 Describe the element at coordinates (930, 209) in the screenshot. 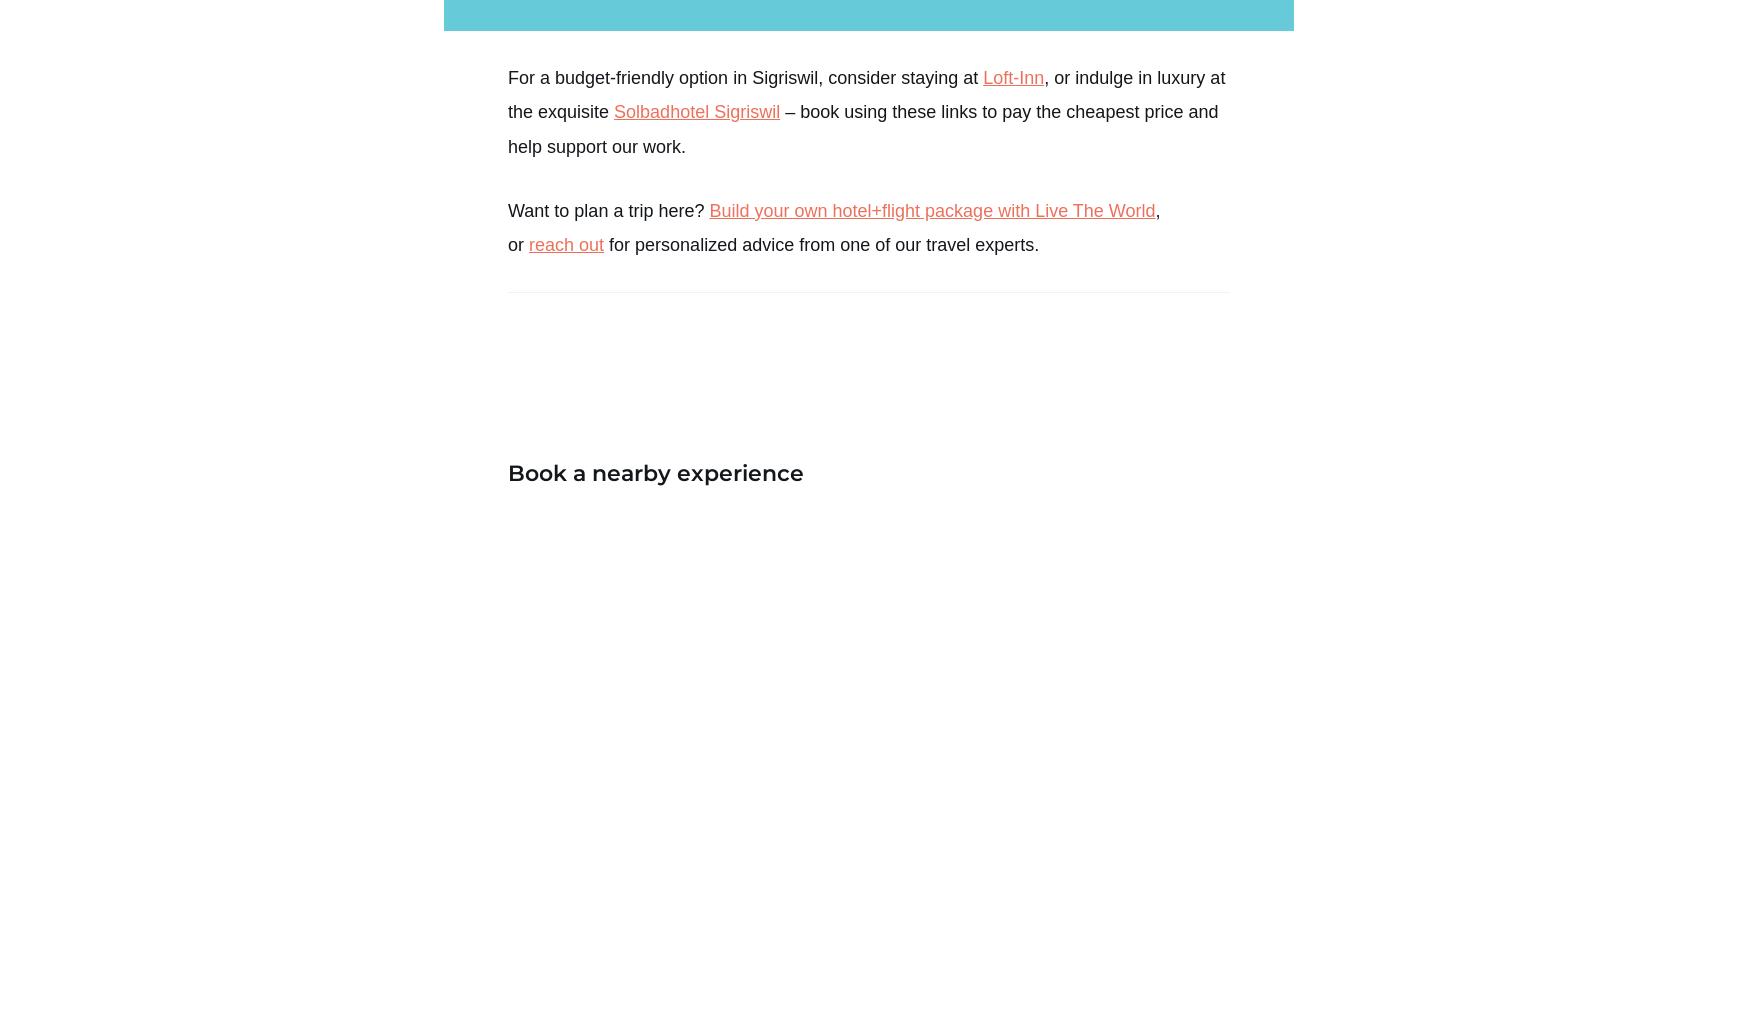

I see `'Build your own hotel+flight package with Live The World'` at that location.